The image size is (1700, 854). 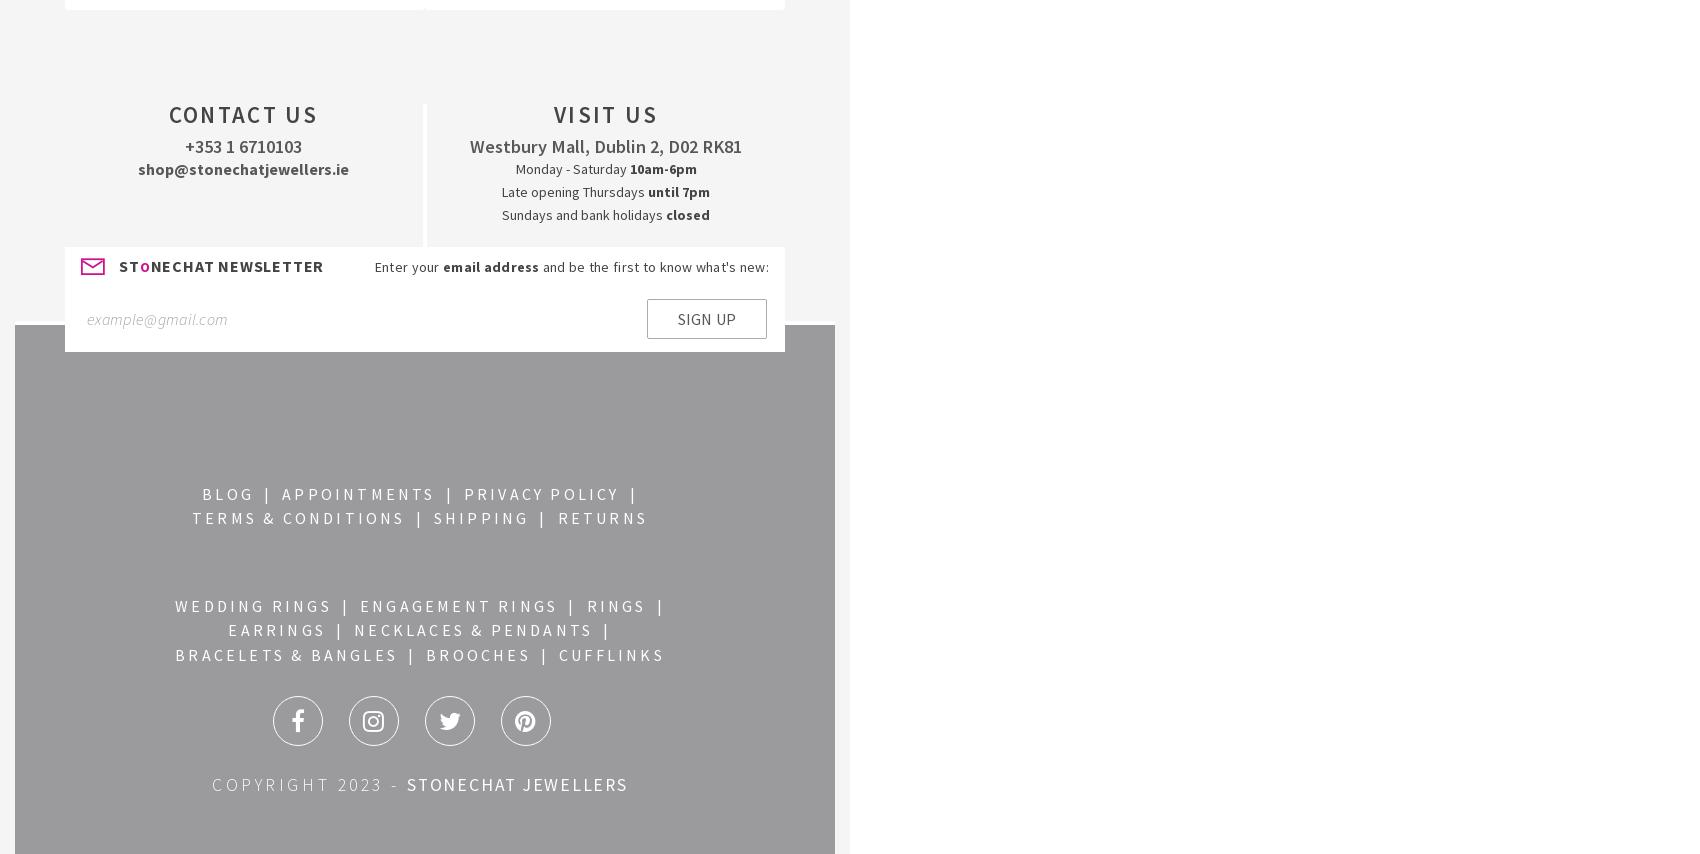 I want to click on 'RETURNS', so click(x=555, y=517).